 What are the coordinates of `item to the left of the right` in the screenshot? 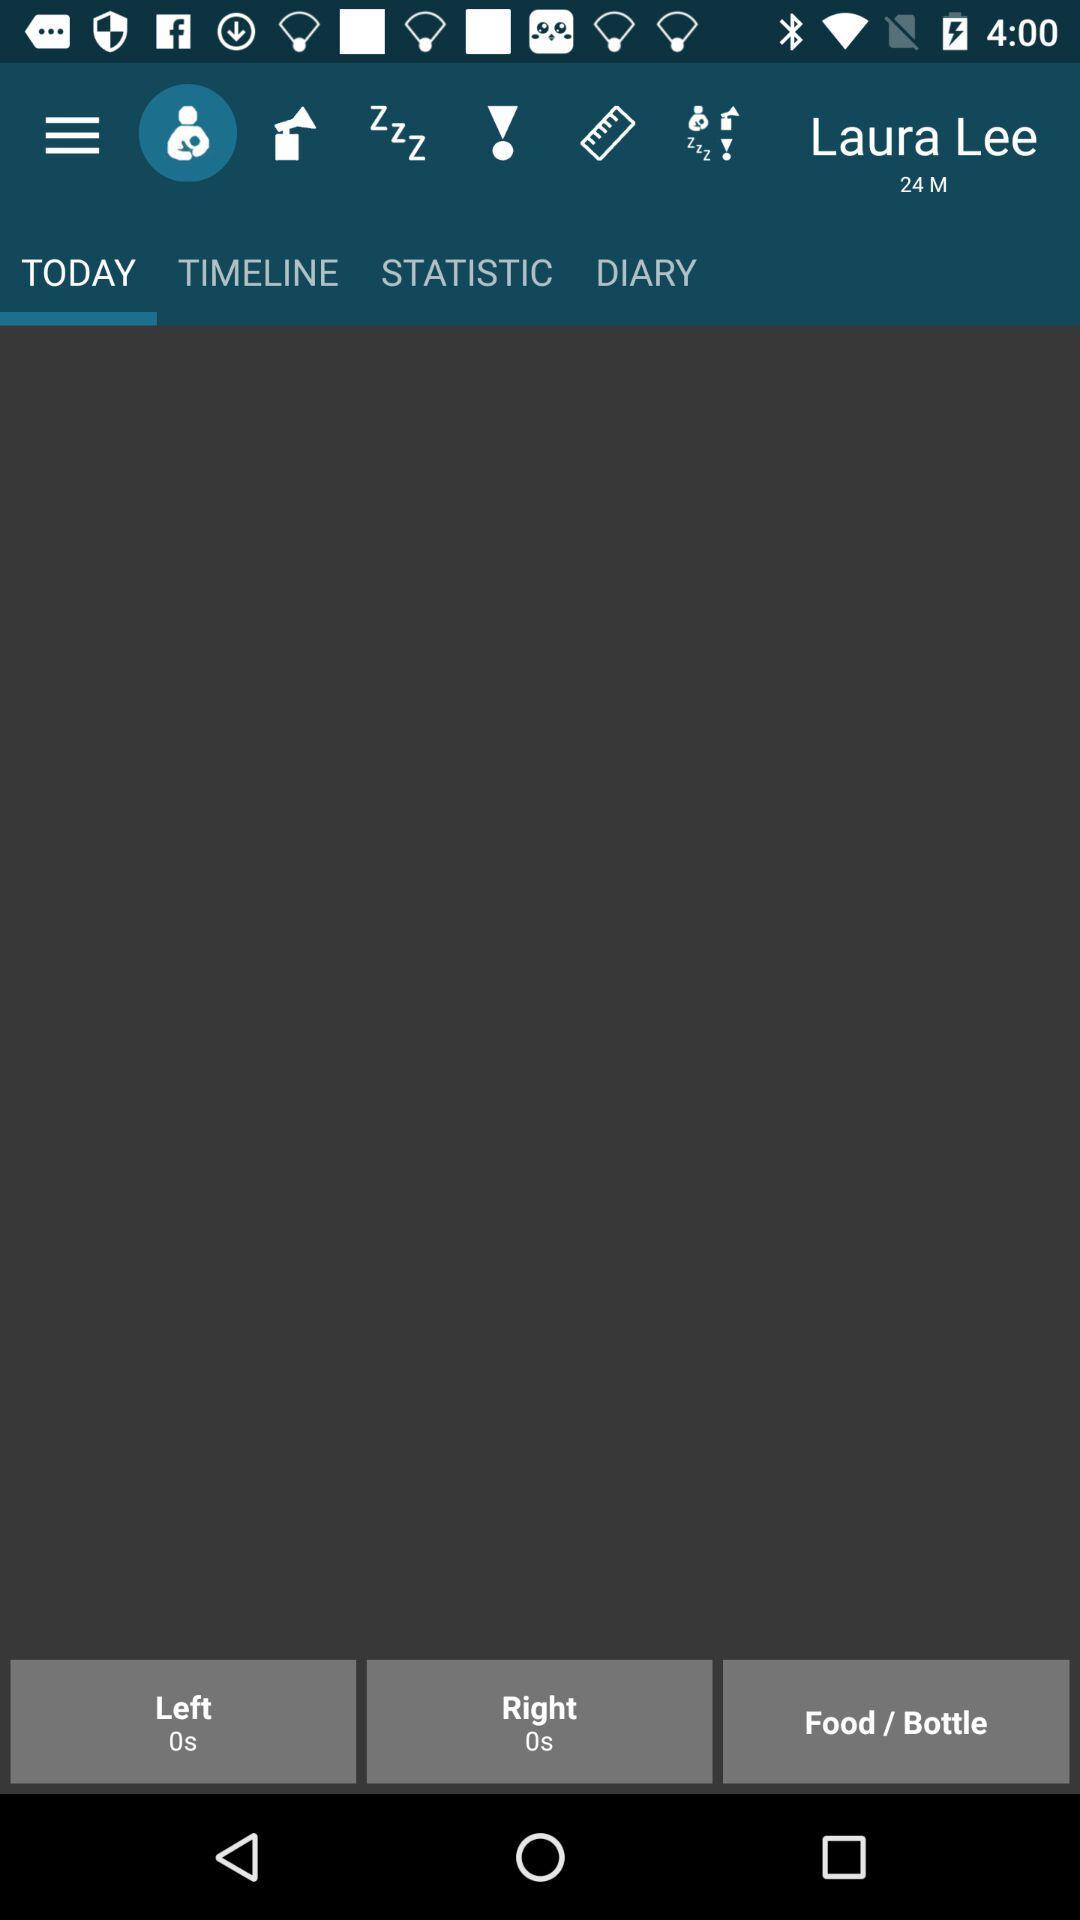 It's located at (183, 1720).